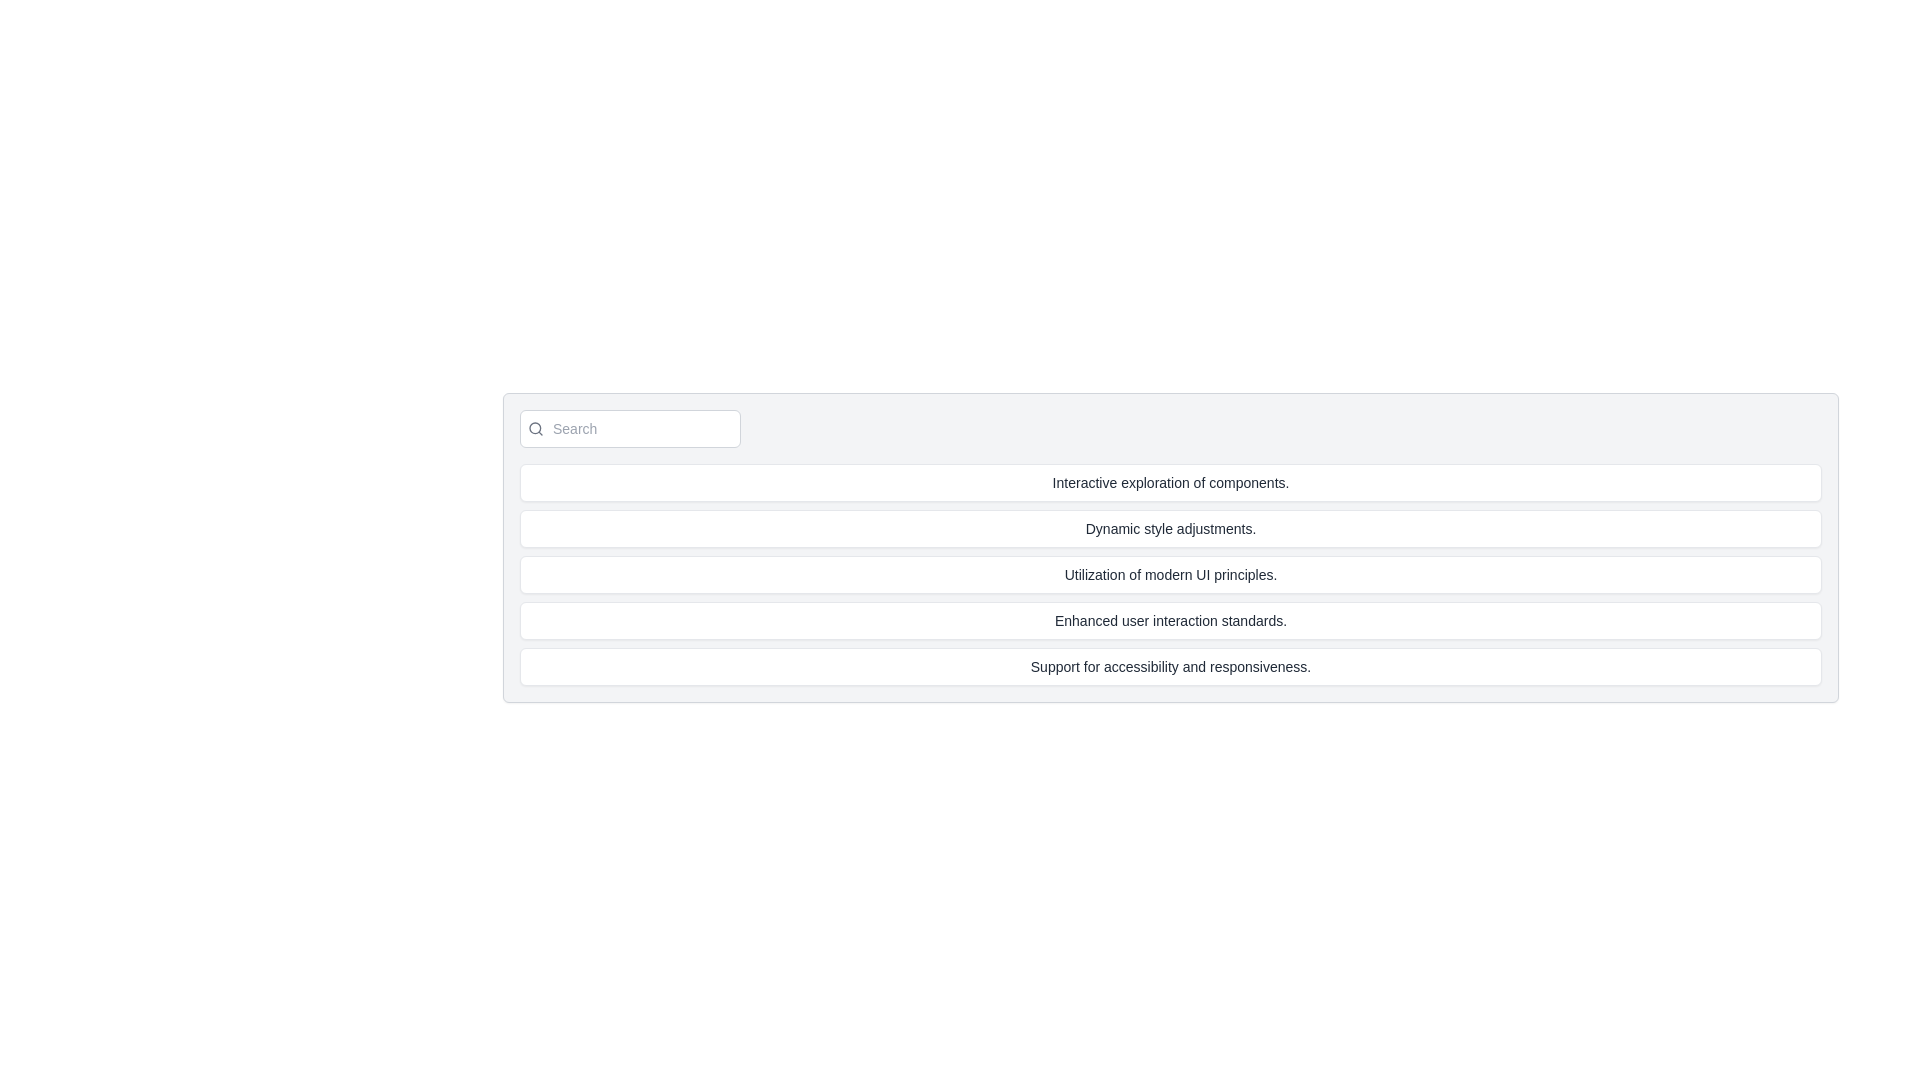 The image size is (1920, 1080). I want to click on the text containing the character 'a' in the string 'Support for accessibility and responsiveness.' which is the 19th character, so click(1096, 667).